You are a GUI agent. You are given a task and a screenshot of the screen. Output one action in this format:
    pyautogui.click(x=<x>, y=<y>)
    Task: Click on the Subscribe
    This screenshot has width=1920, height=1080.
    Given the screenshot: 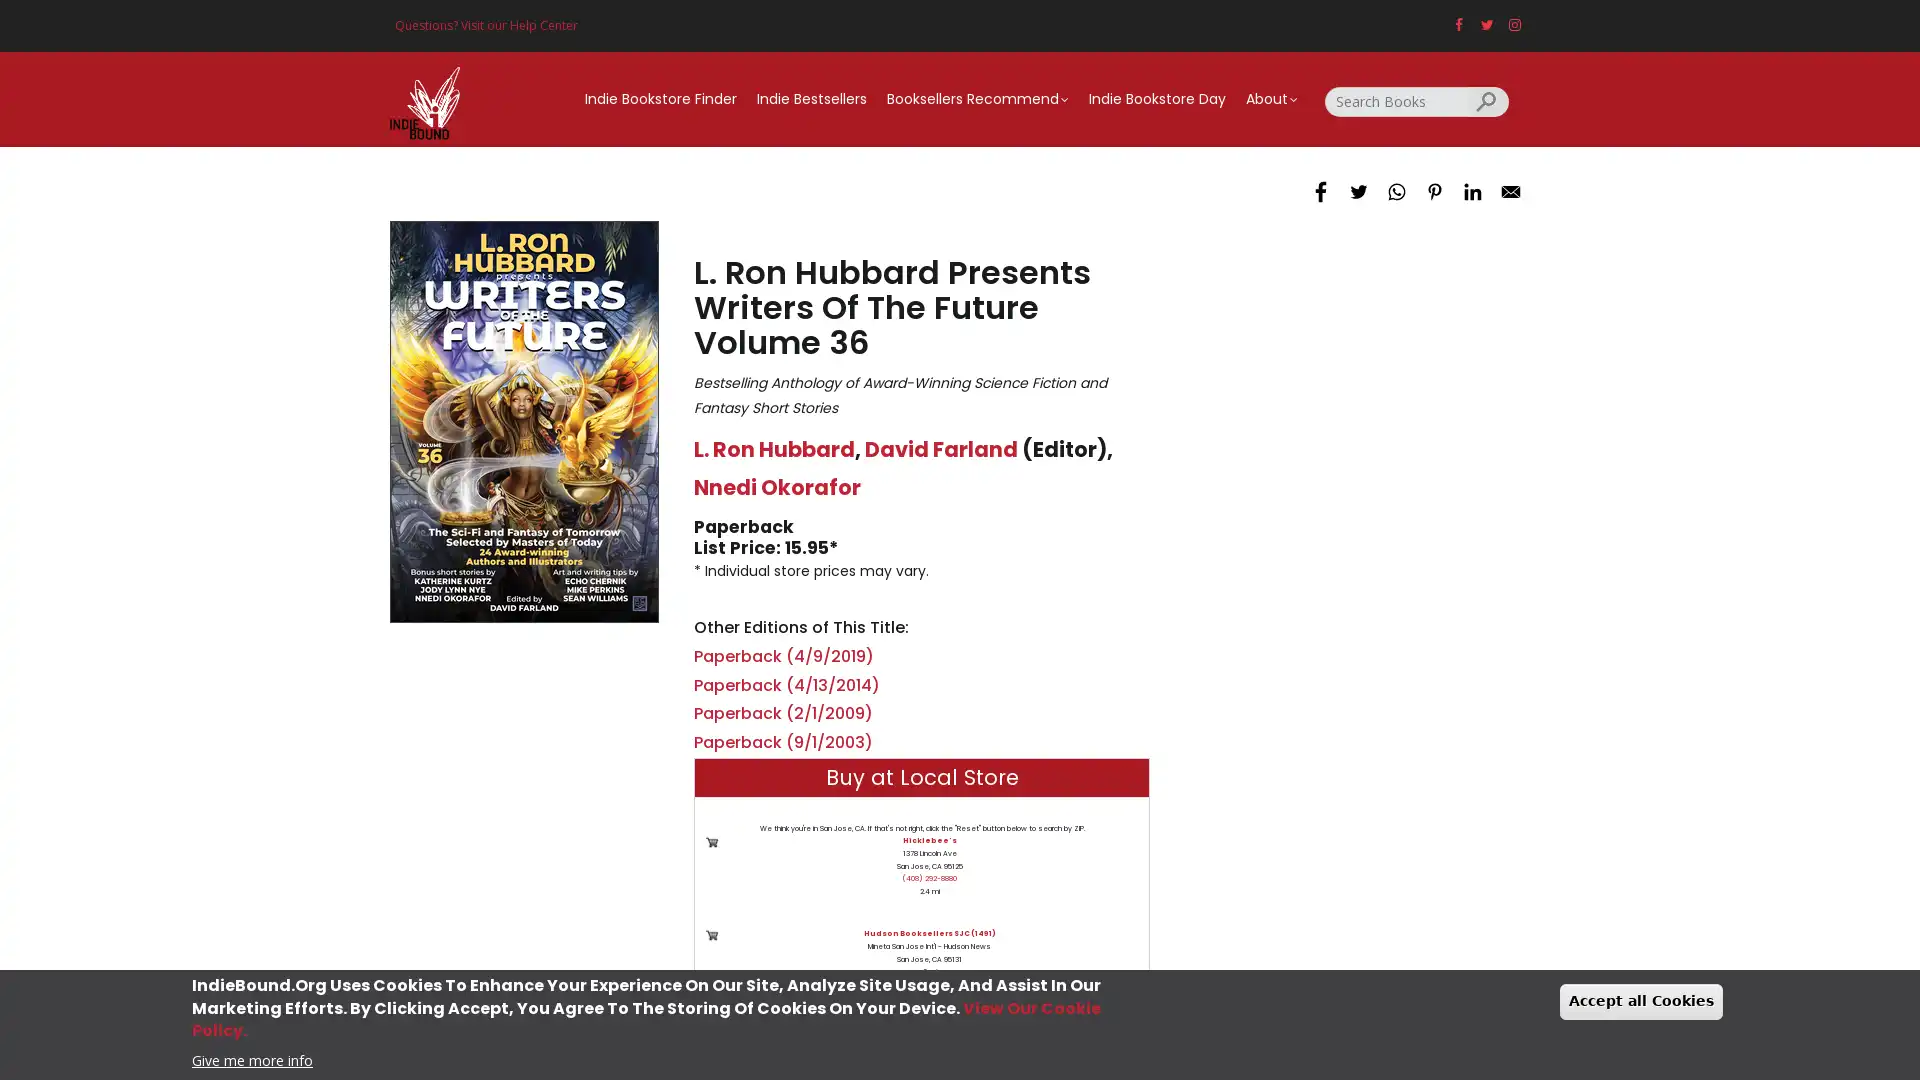 What is the action you would take?
    pyautogui.click(x=960, y=689)
    